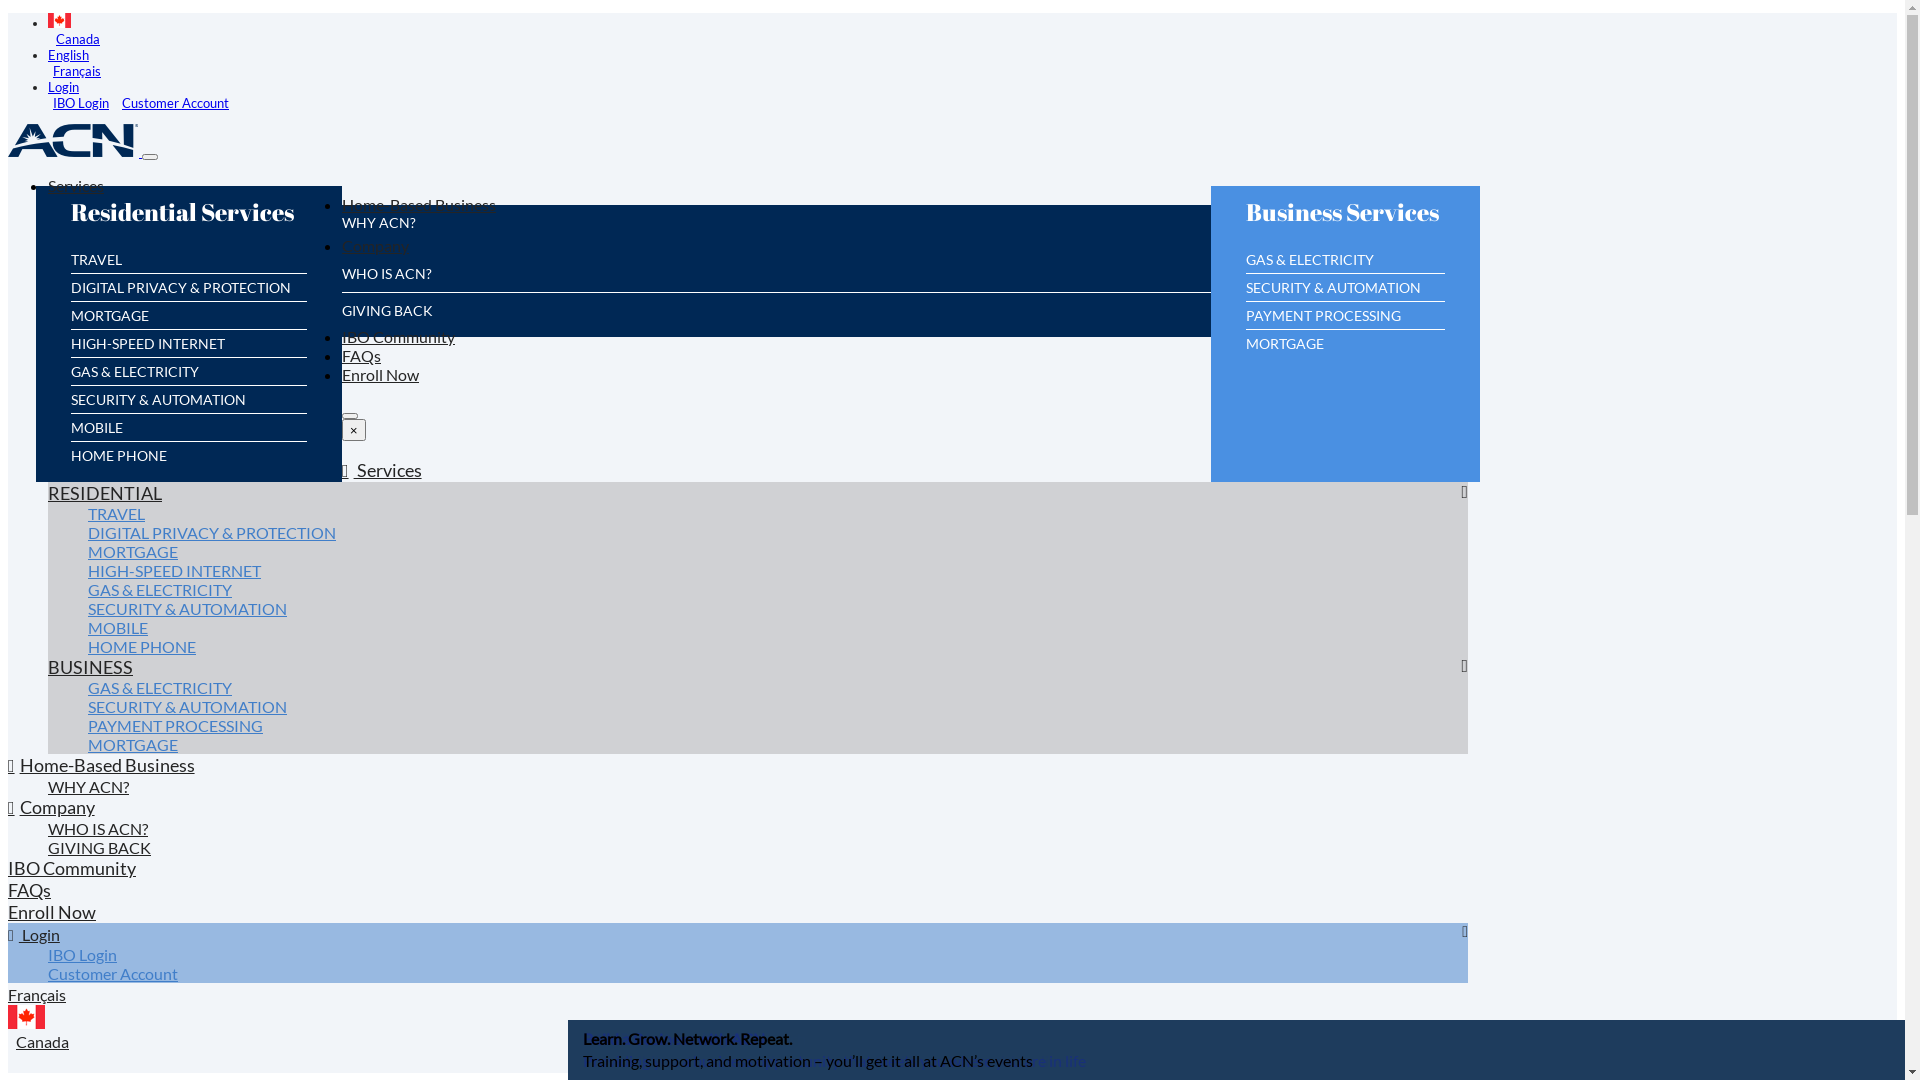 The image size is (1920, 1080). I want to click on 'WHY ACN?', so click(87, 793).